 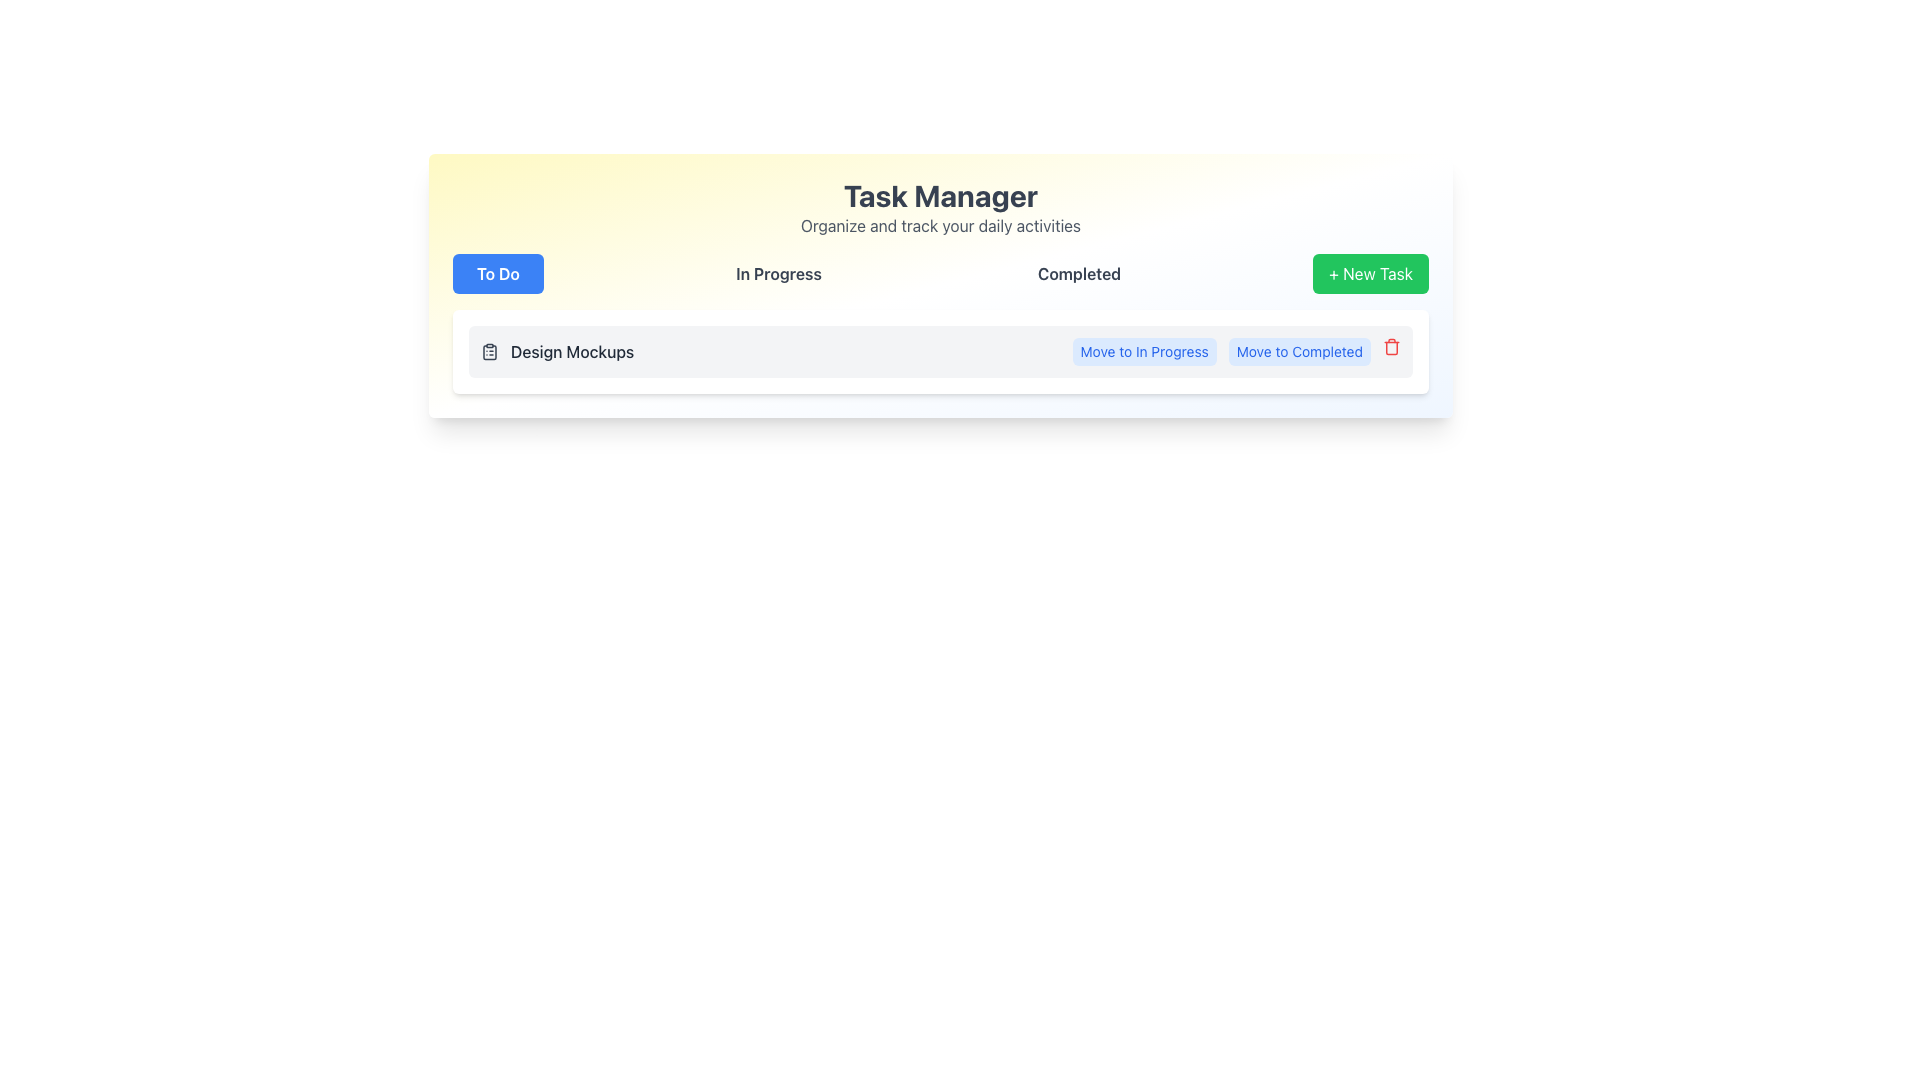 What do you see at coordinates (489, 350) in the screenshot?
I see `the small gray clipboard icon, which is a non-interactive SVG graphic located adjacent to the text 'Design Mockups' in the 'To Do' section of the task manager interface` at bounding box center [489, 350].